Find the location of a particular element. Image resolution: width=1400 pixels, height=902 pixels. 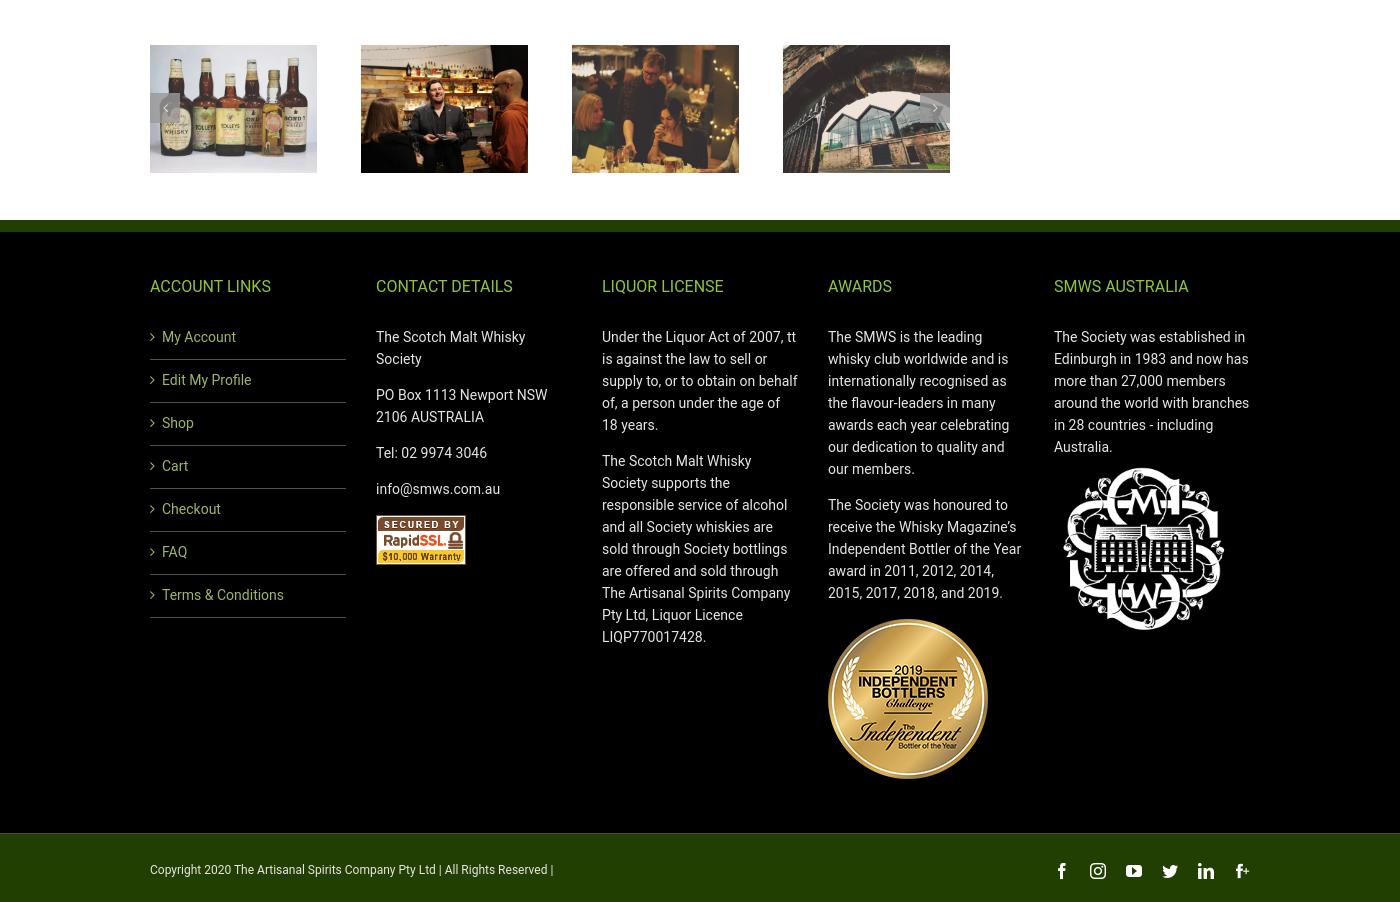

'info@smws.com.au' is located at coordinates (376, 487).